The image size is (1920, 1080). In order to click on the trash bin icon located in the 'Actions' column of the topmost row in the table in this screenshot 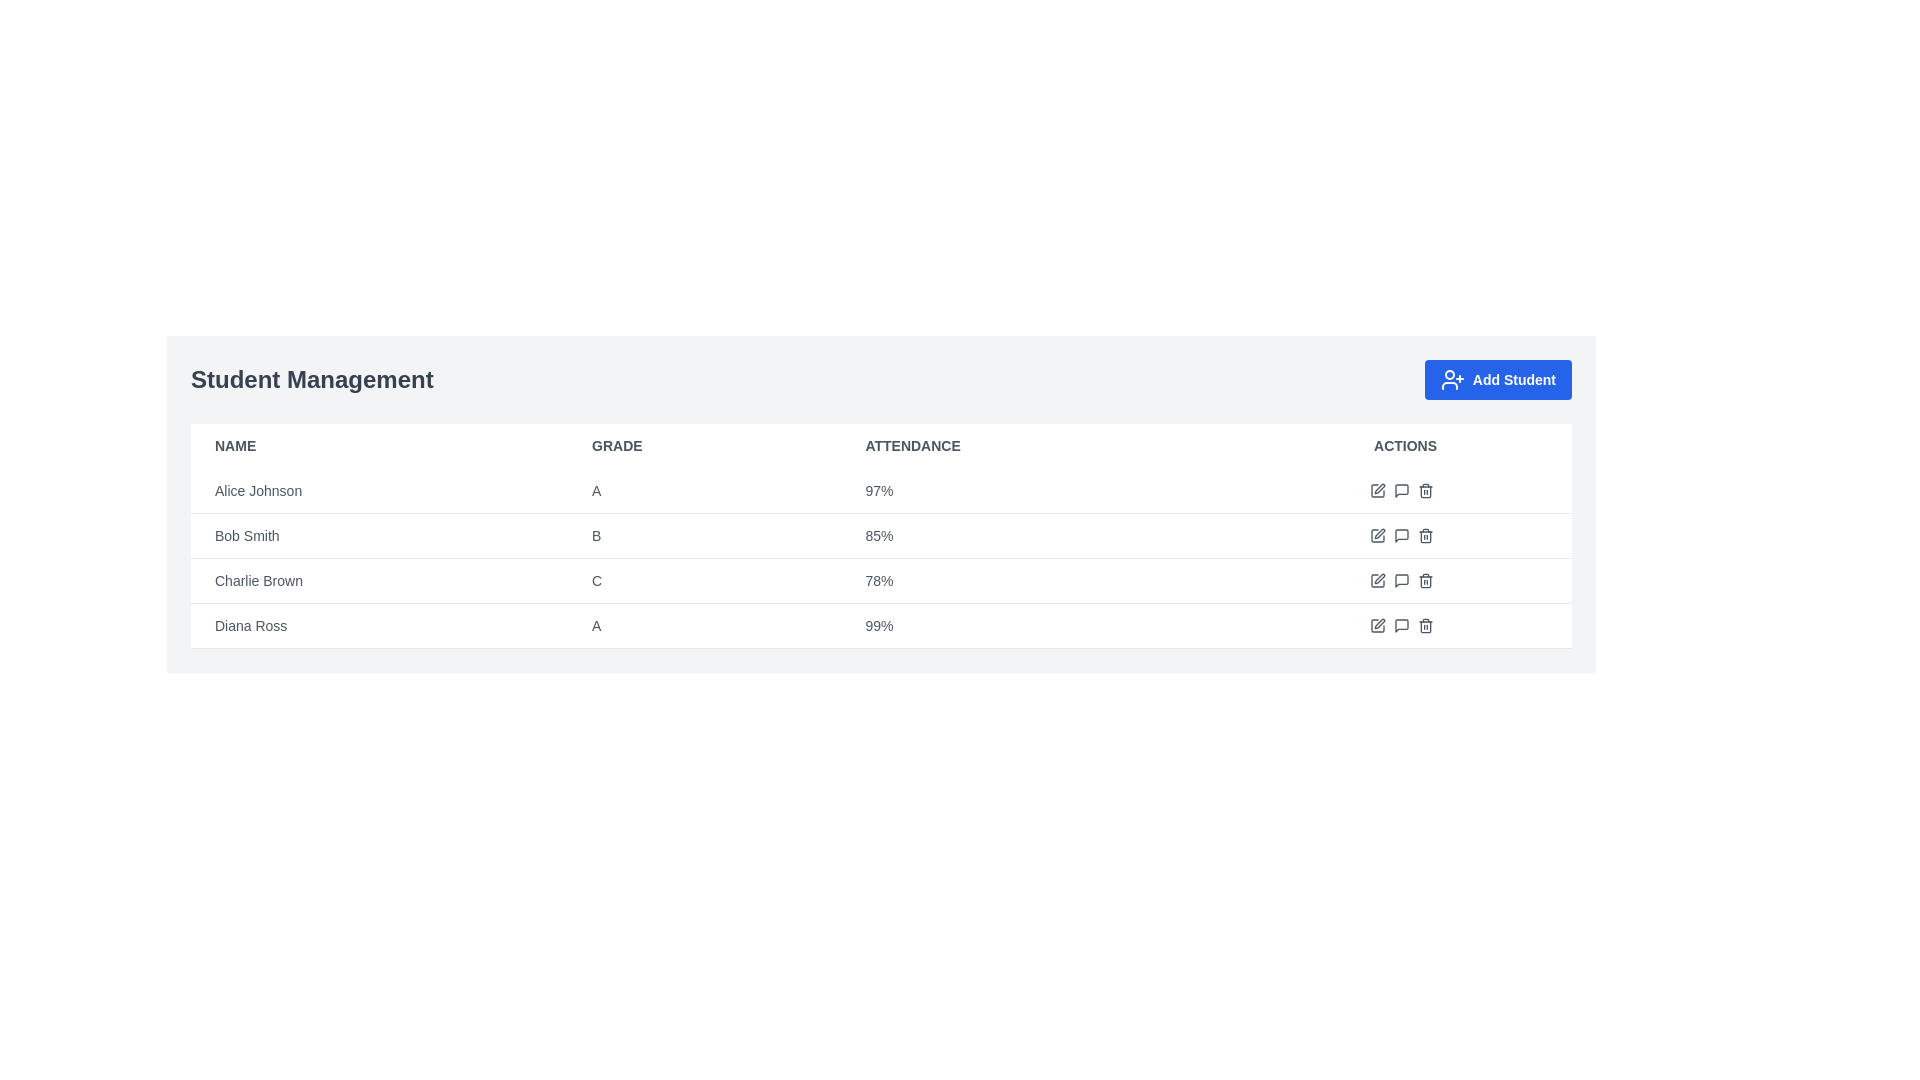, I will do `click(1424, 490)`.